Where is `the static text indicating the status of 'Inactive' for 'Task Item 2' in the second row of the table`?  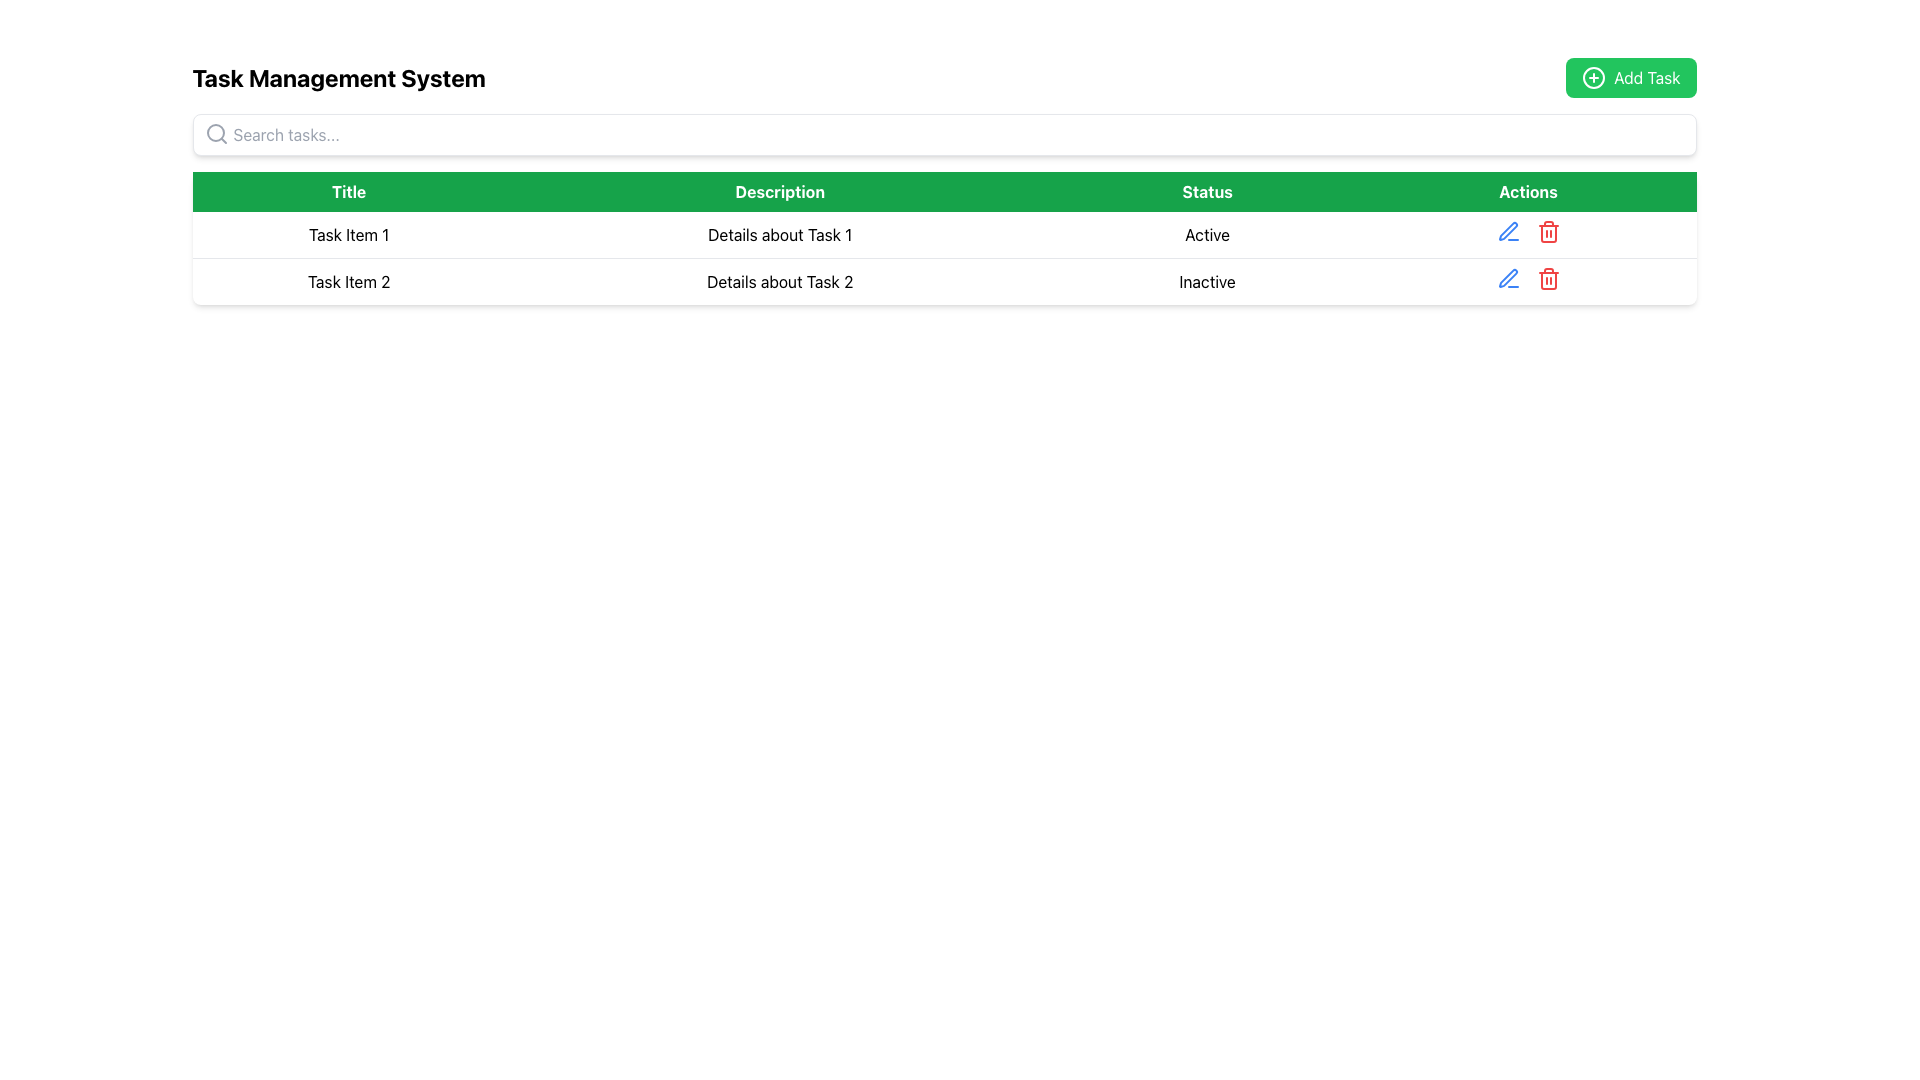
the static text indicating the status of 'Inactive' for 'Task Item 2' in the second row of the table is located at coordinates (1206, 281).